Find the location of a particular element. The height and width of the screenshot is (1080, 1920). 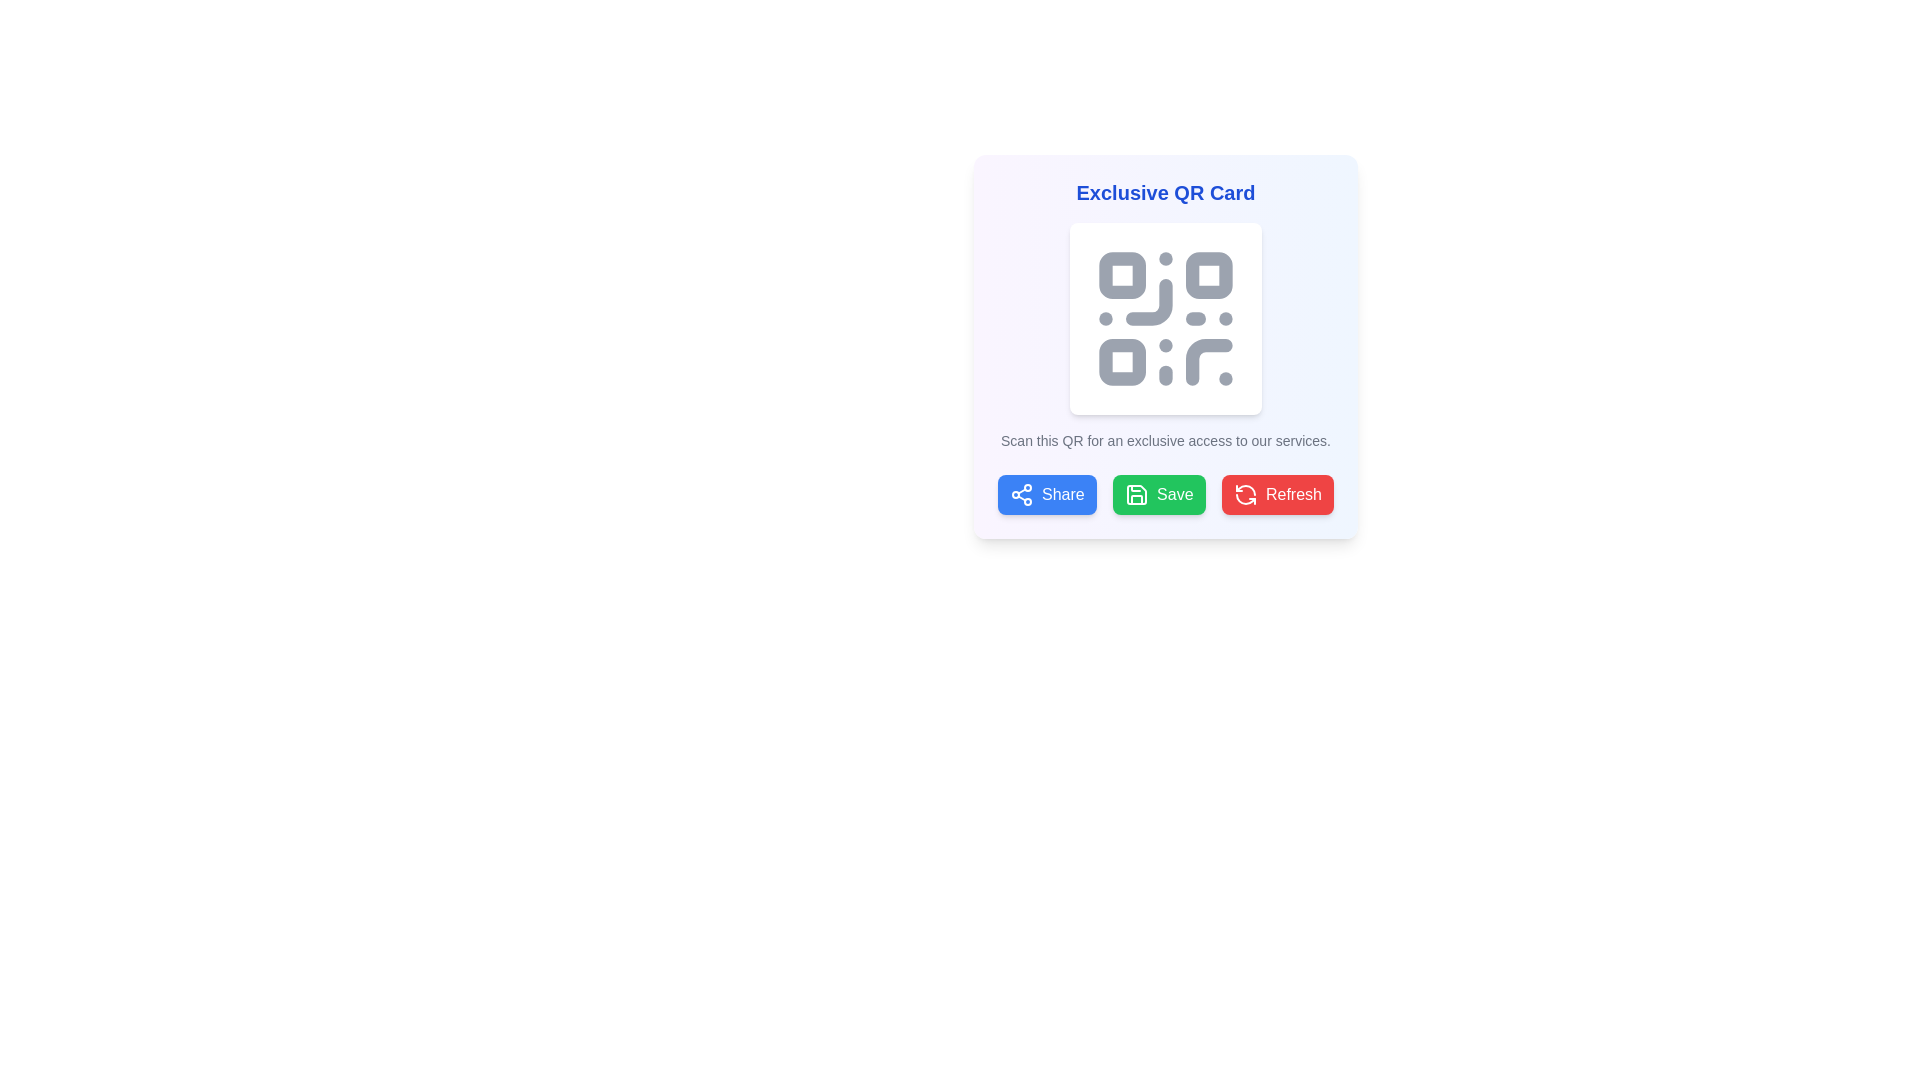

the Icon component located in the bottom-right quadrant of the QR code graphic, which contributes to its visual representation is located at coordinates (1208, 362).